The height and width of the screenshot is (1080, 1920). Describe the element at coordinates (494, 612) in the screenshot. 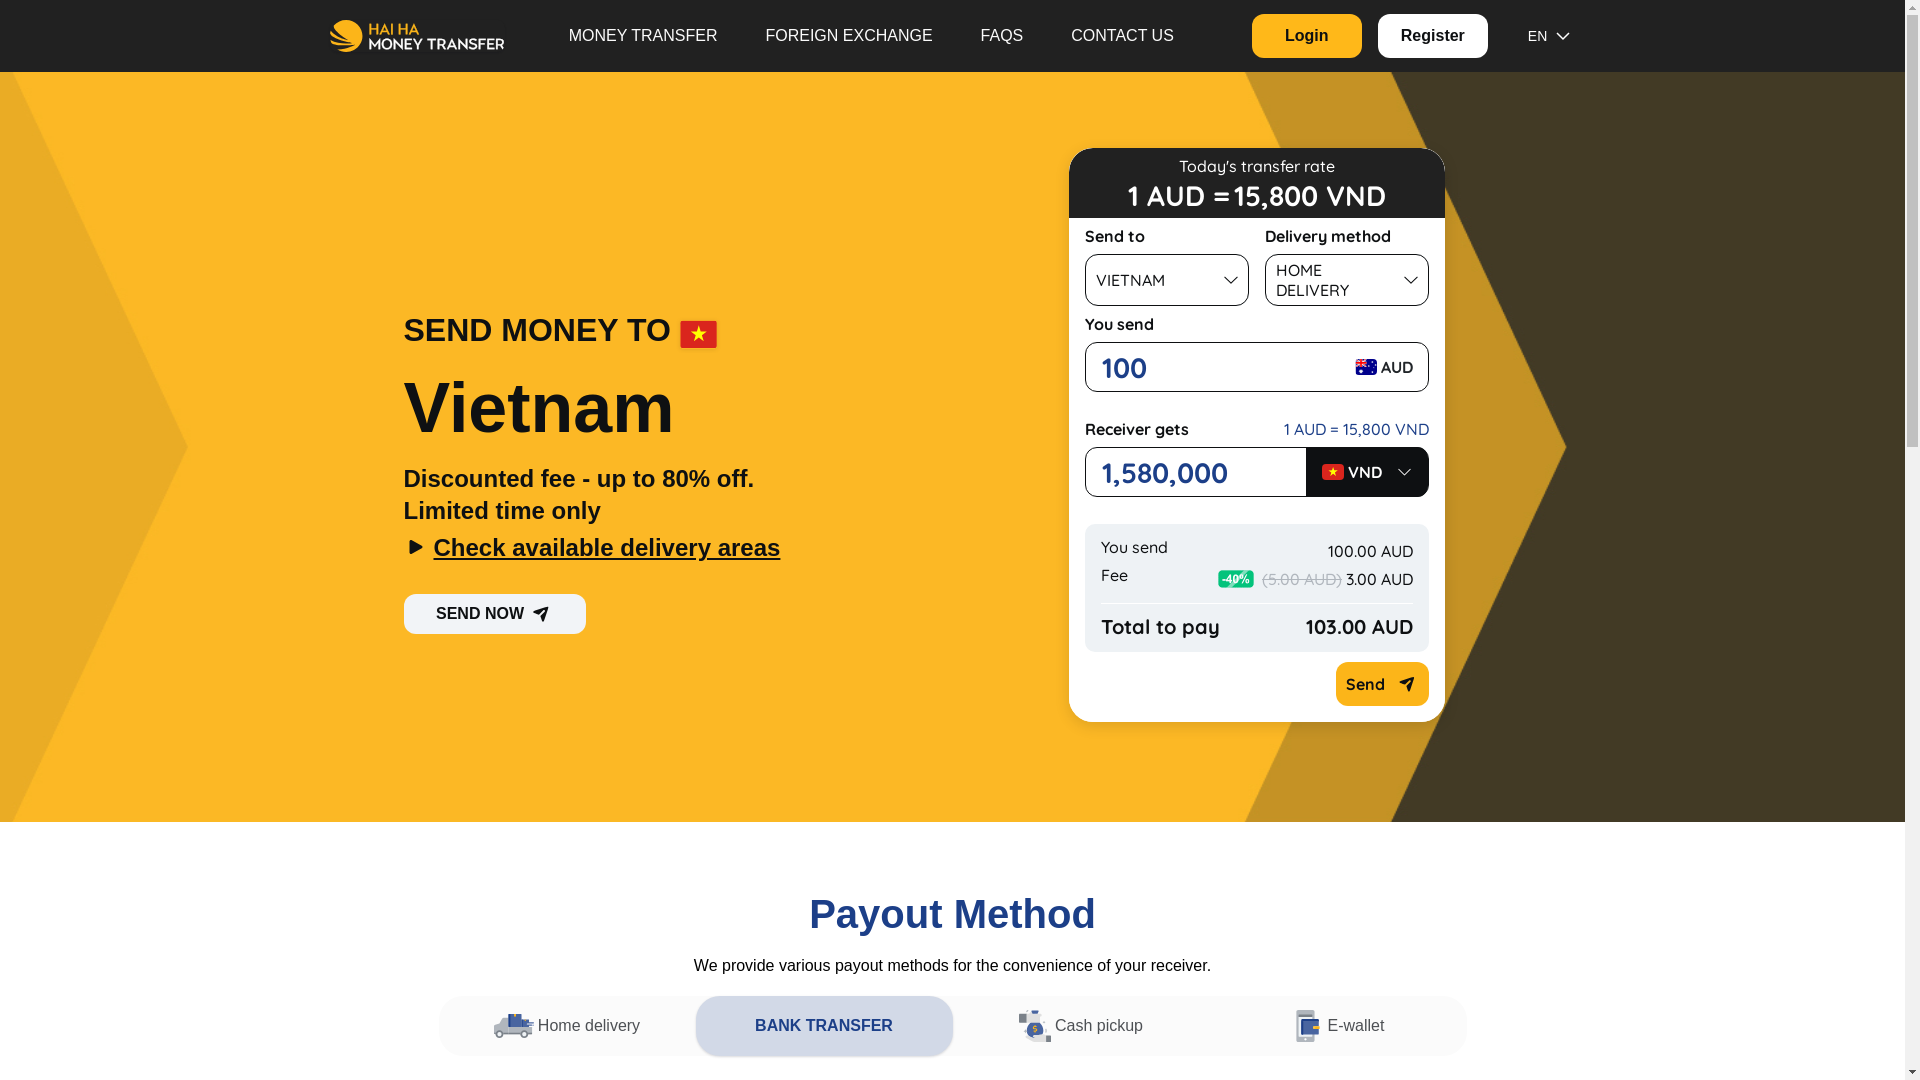

I see `'SEND NOW'` at that location.